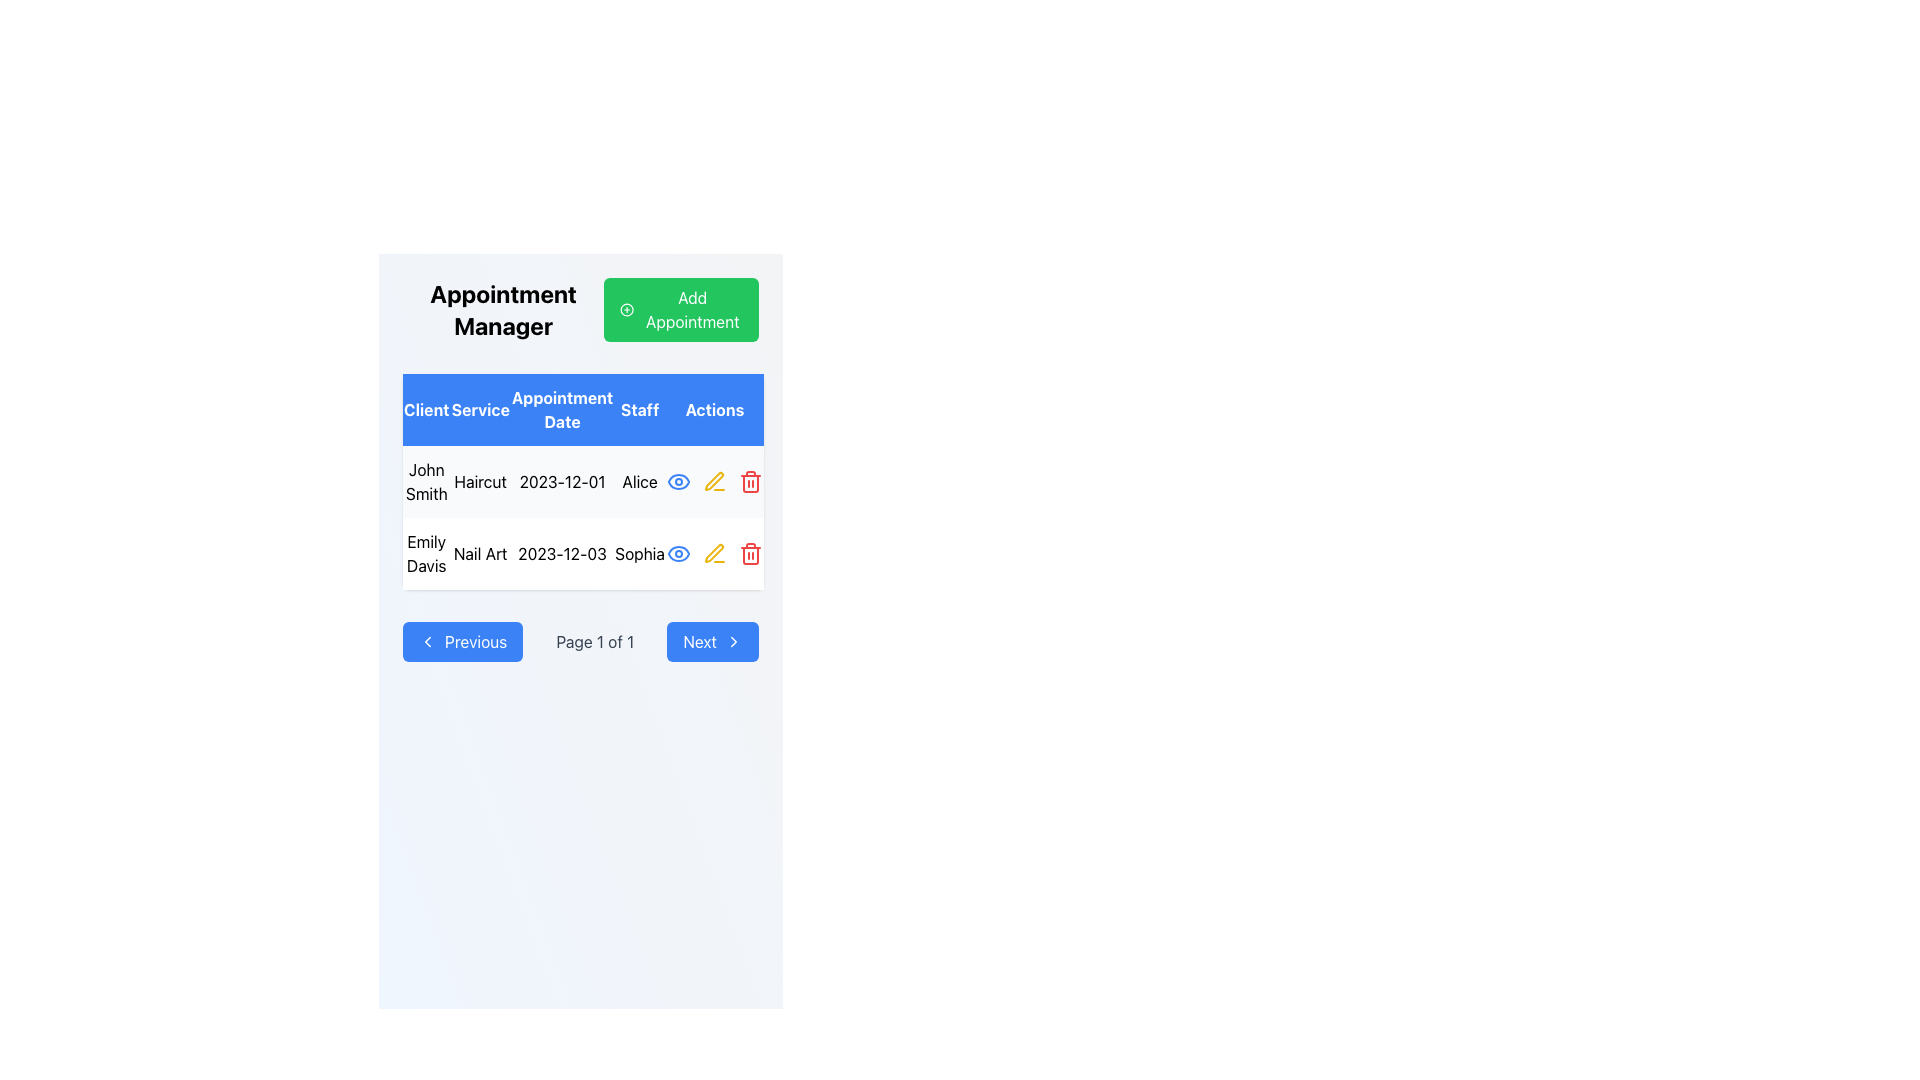 The image size is (1920, 1080). Describe the element at coordinates (678, 554) in the screenshot. I see `the 'view' or 'preview' button` at that location.